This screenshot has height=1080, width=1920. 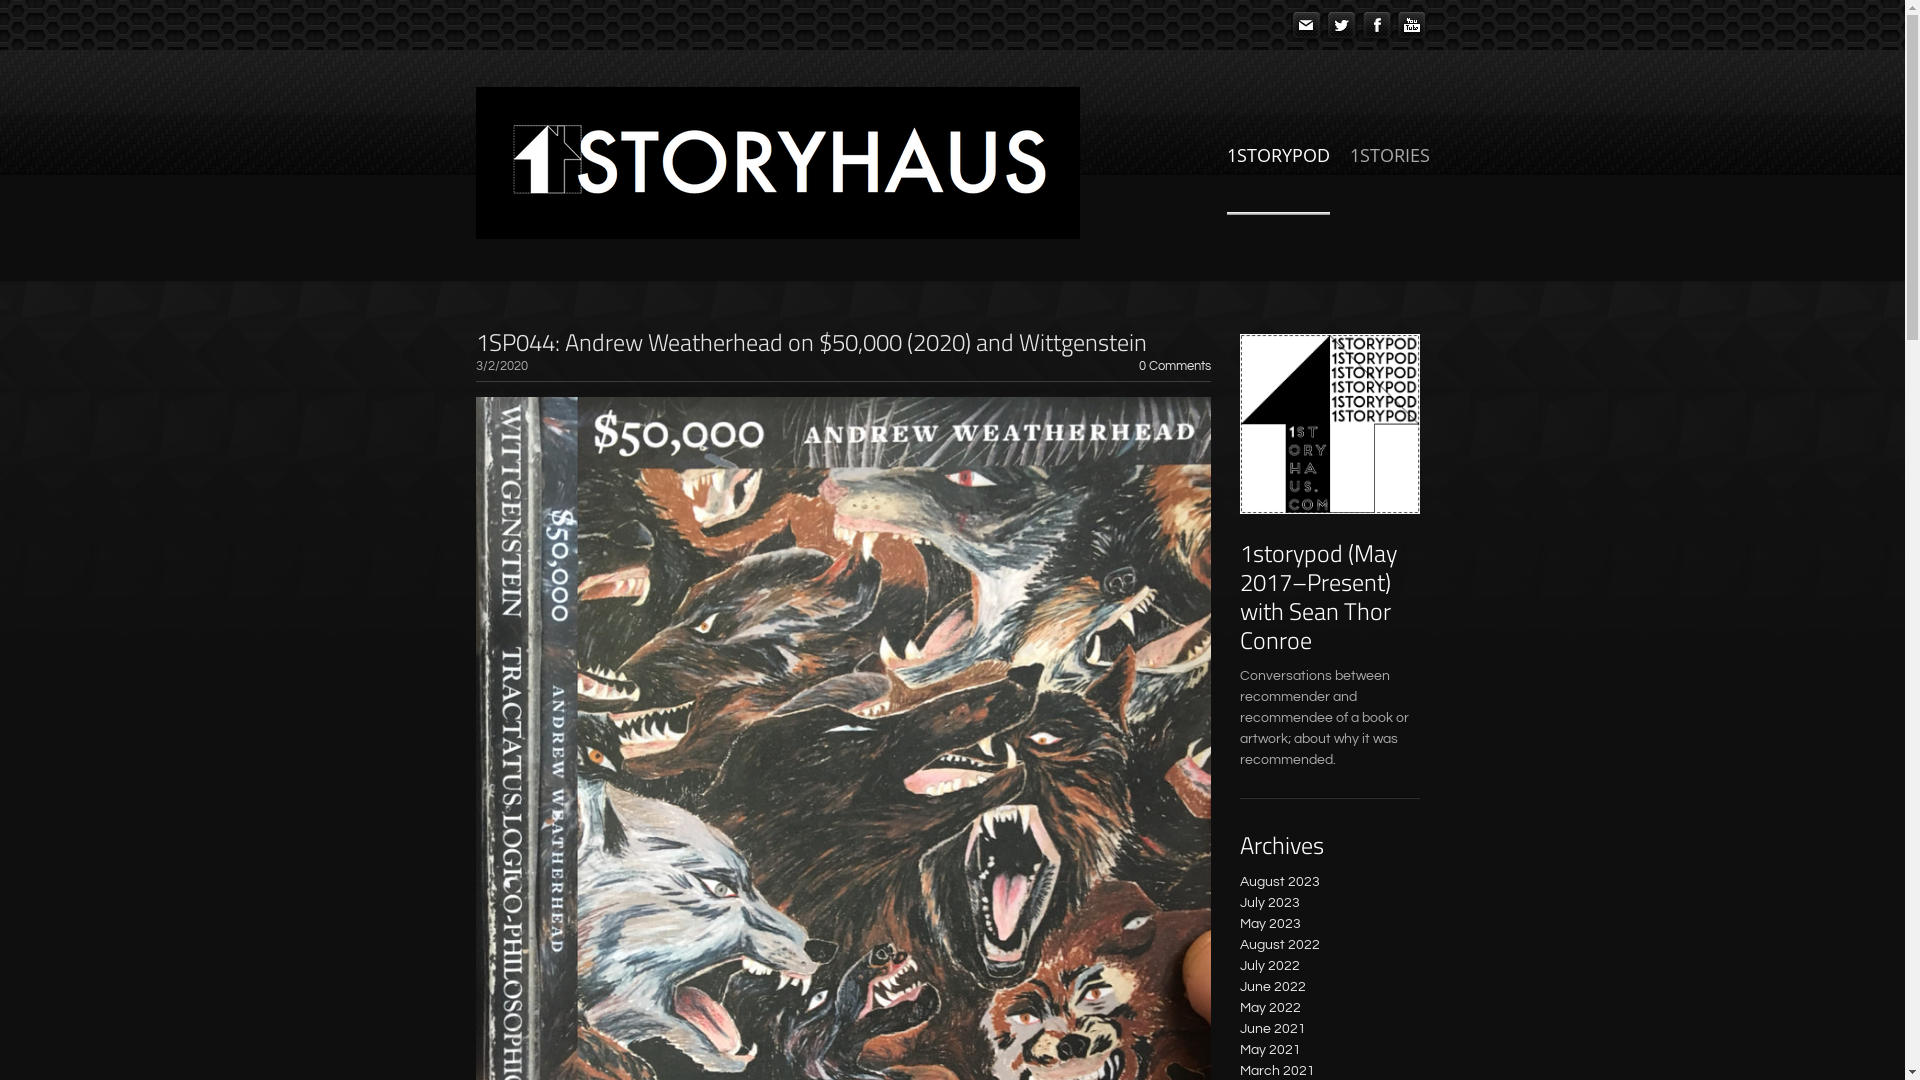 What do you see at coordinates (1269, 1007) in the screenshot?
I see `'May 2022'` at bounding box center [1269, 1007].